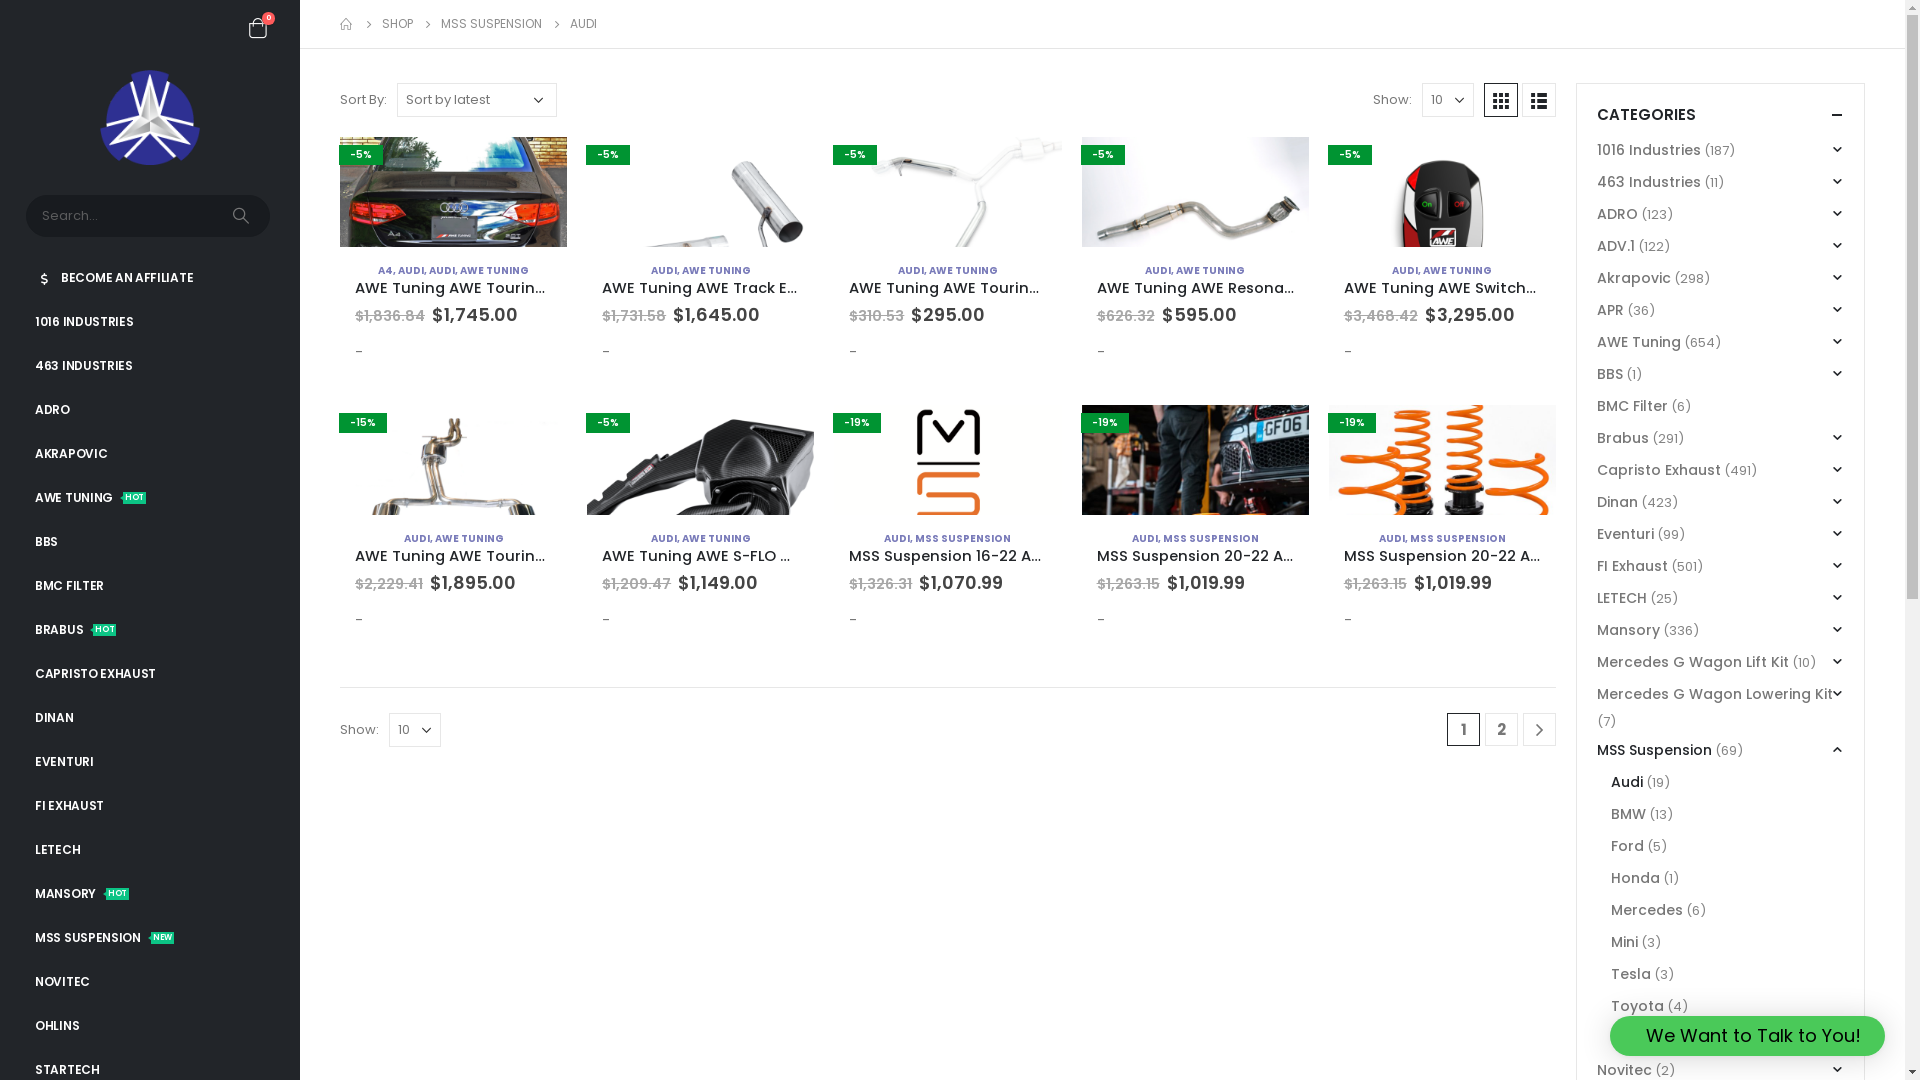  What do you see at coordinates (148, 805) in the screenshot?
I see `'FI EXHAUST'` at bounding box center [148, 805].